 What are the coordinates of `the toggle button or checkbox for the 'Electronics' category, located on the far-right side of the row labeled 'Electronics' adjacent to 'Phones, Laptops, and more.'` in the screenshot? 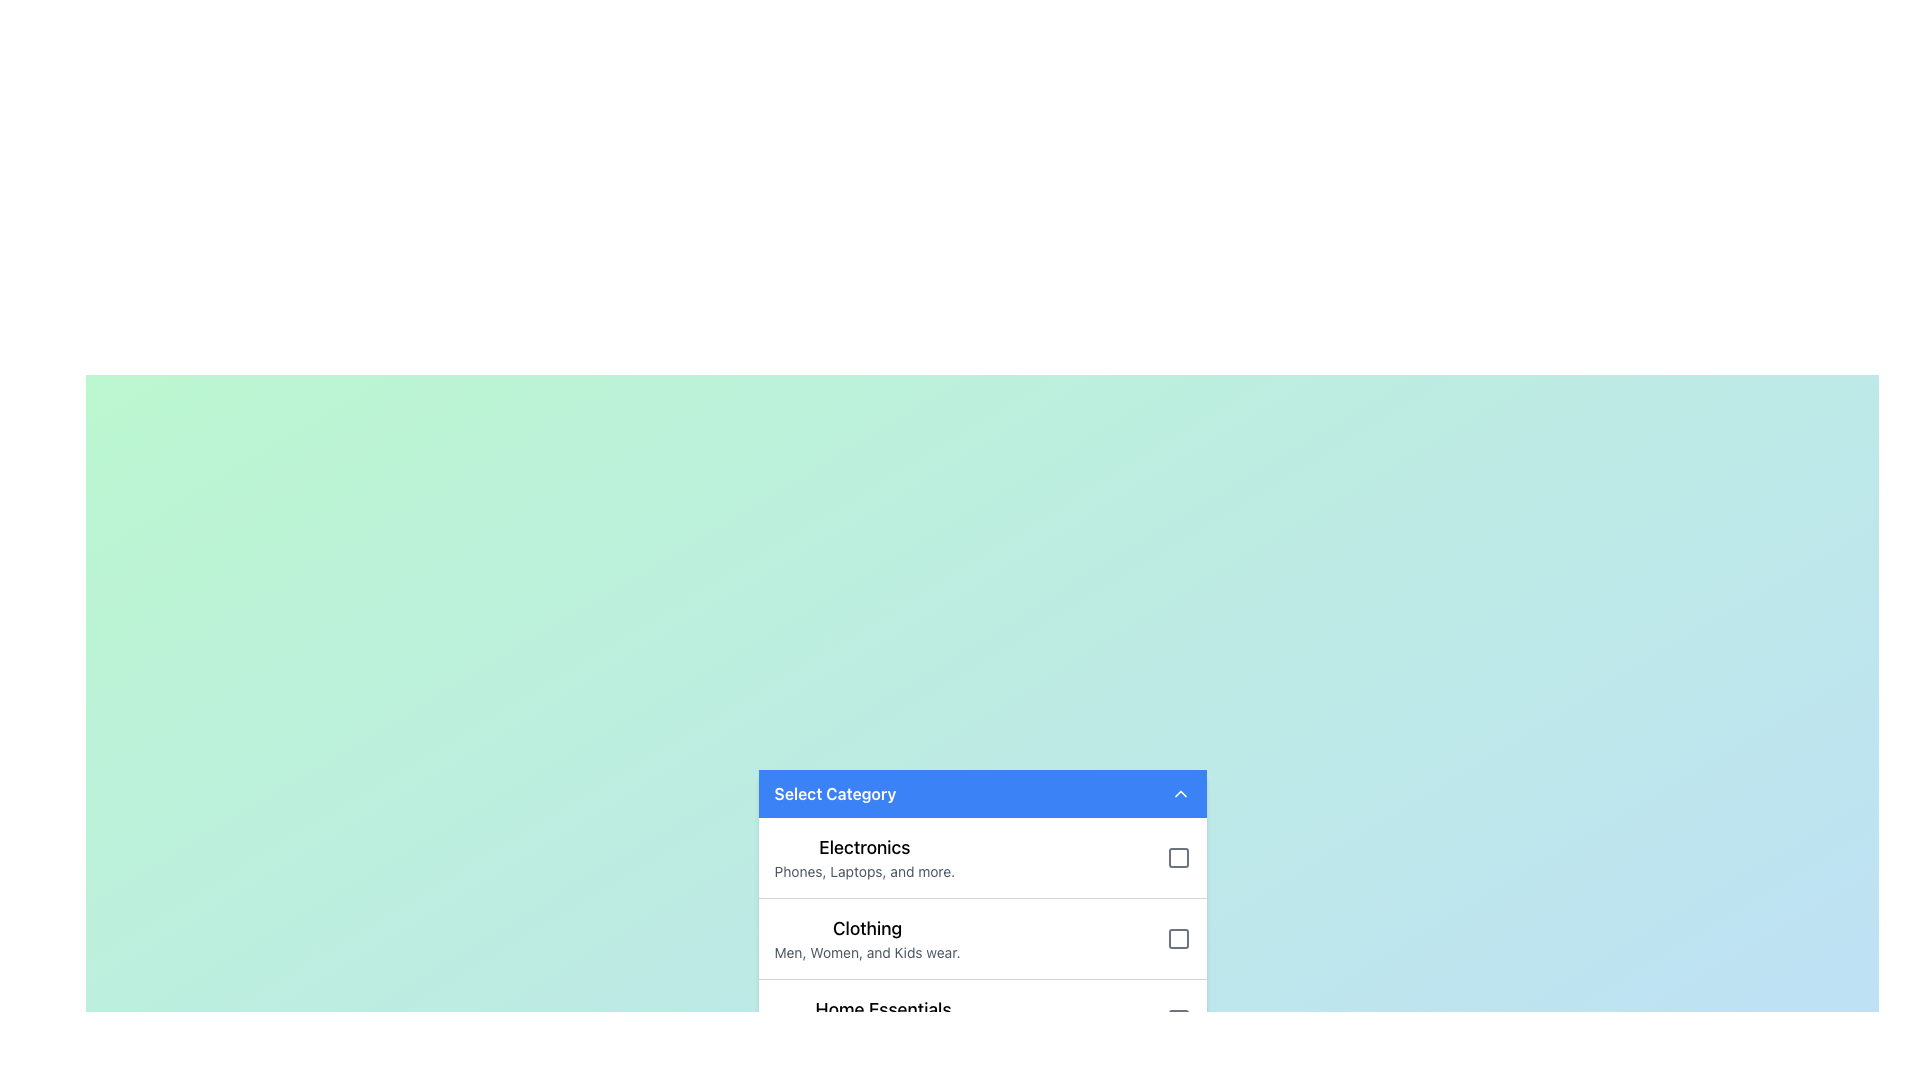 It's located at (1178, 856).